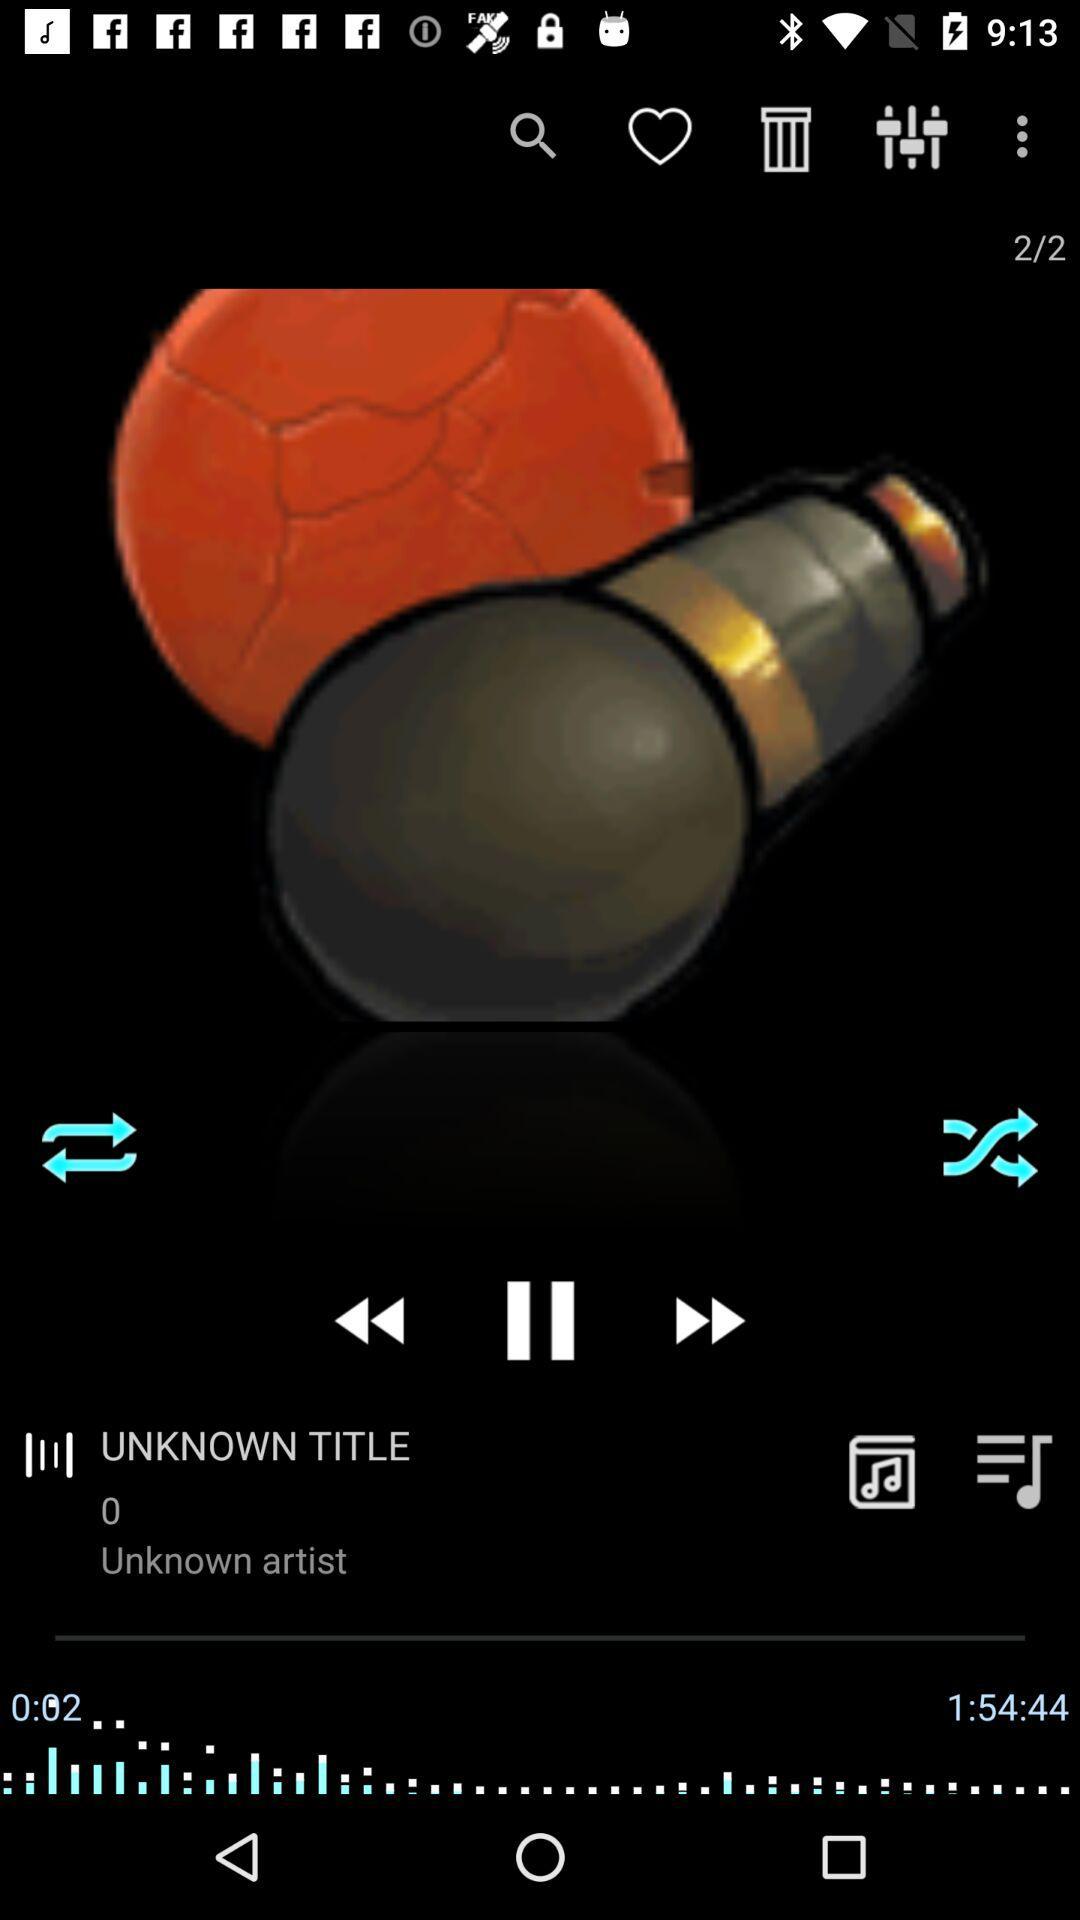  Describe the element at coordinates (1027, 135) in the screenshot. I see `the item above 2/2 item` at that location.